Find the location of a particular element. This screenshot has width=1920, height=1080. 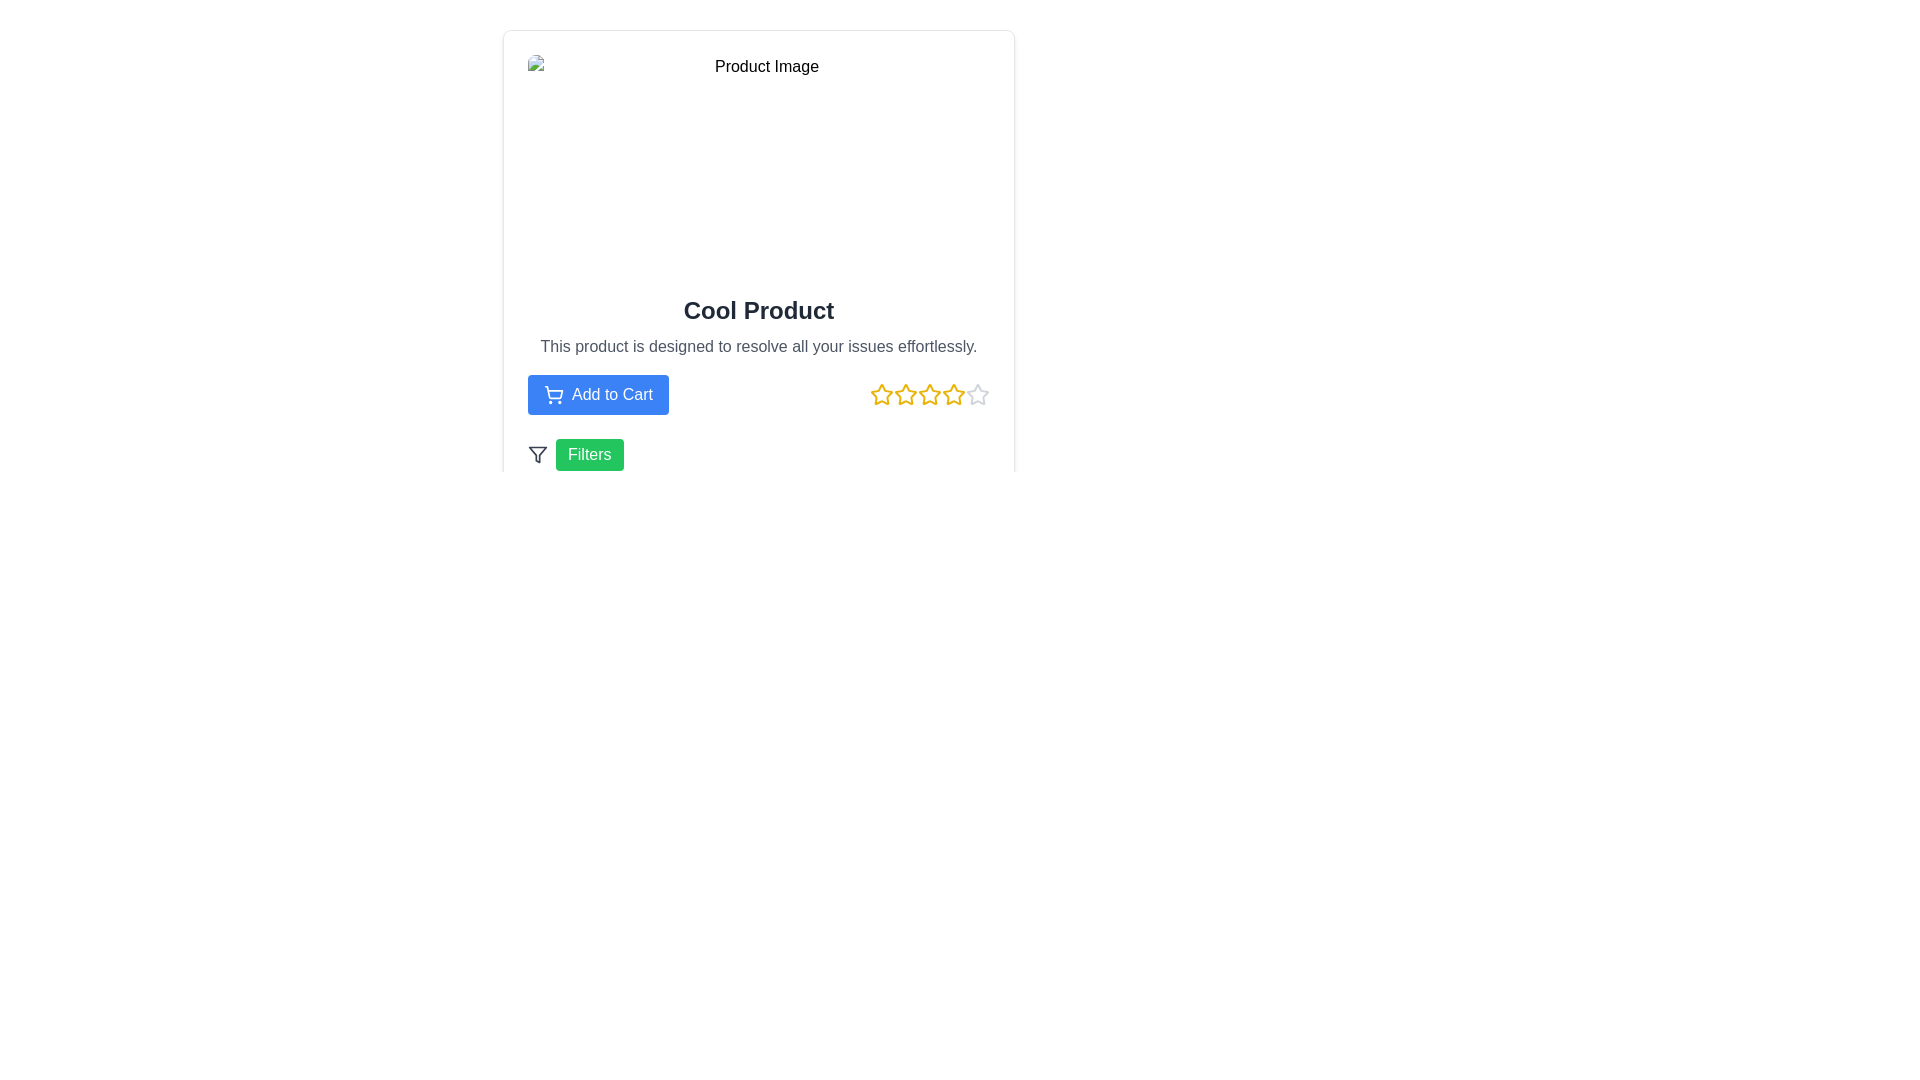

the fifth star icon in a row of six, which is filled with yellow color indicating an active state, located beneath the product description 'Cool Product' is located at coordinates (953, 394).